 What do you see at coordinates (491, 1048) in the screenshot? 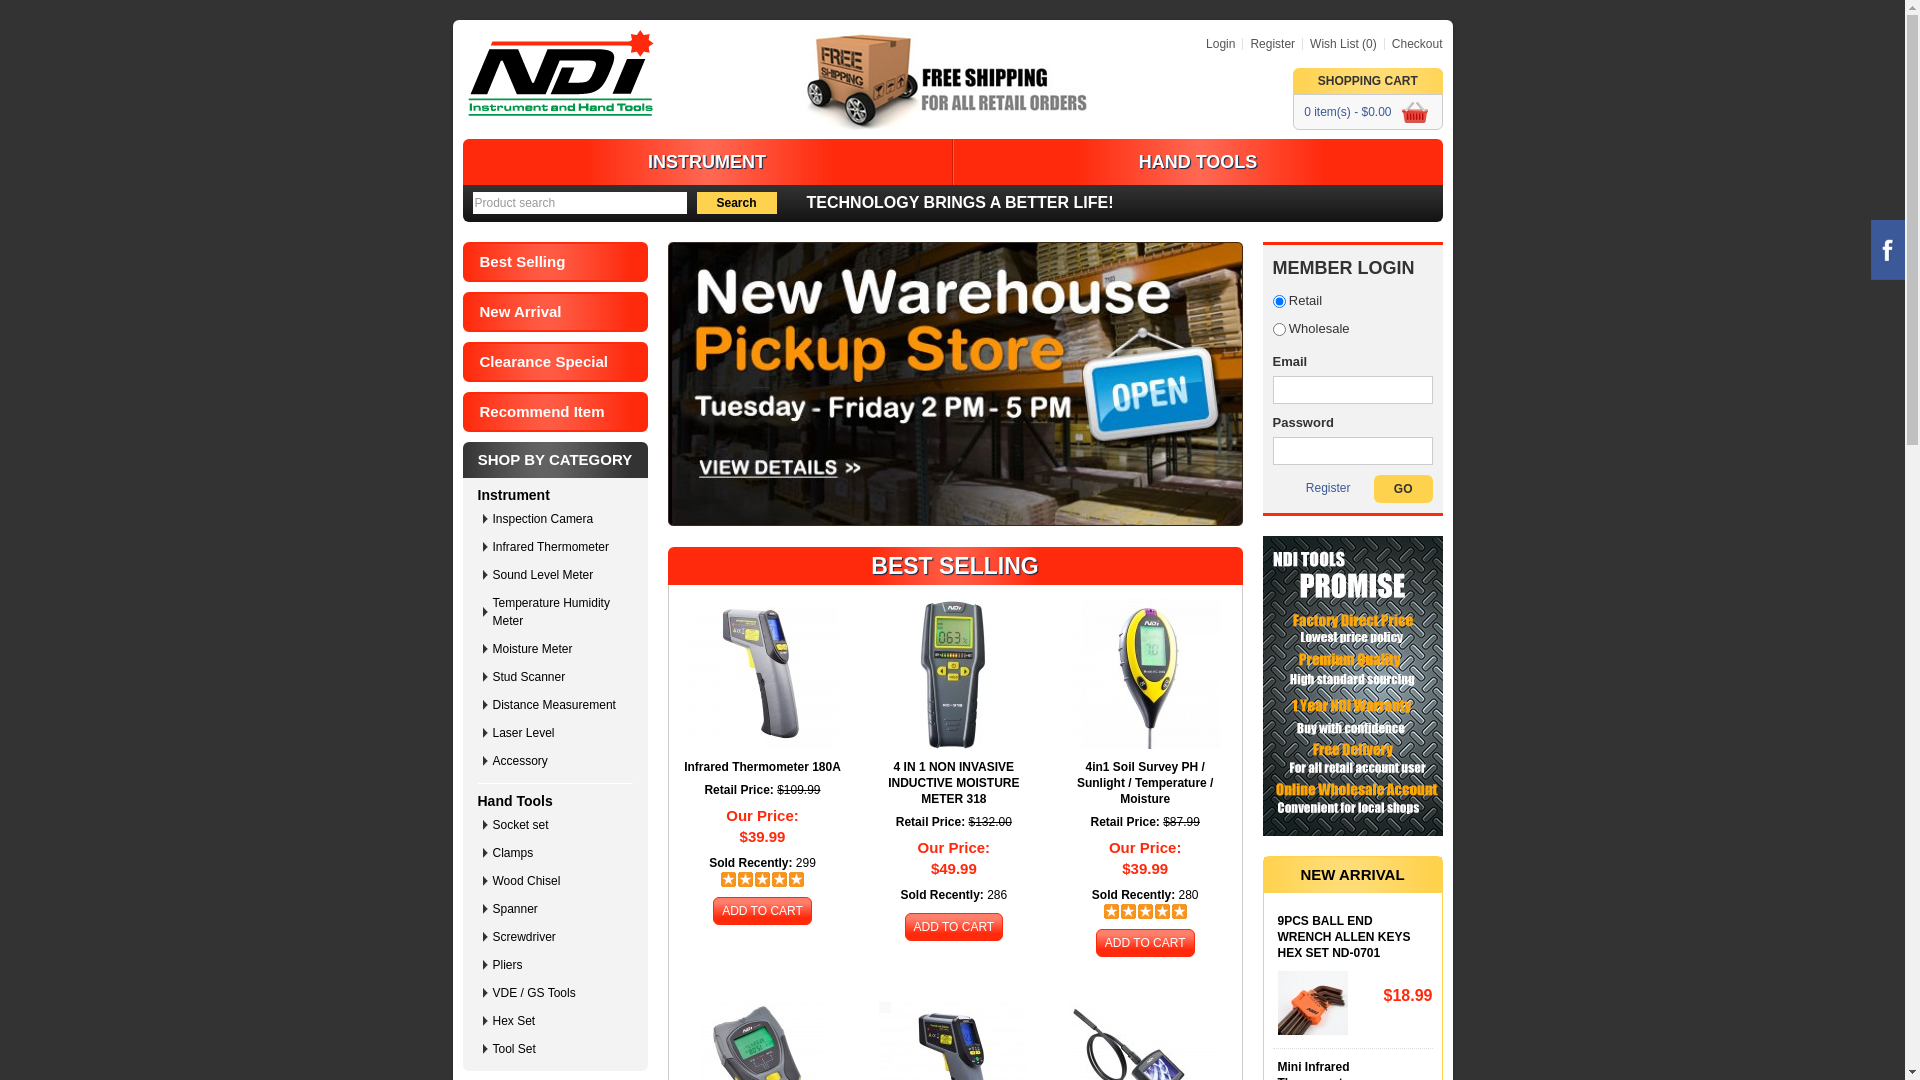
I see `'Tool Set'` at bounding box center [491, 1048].